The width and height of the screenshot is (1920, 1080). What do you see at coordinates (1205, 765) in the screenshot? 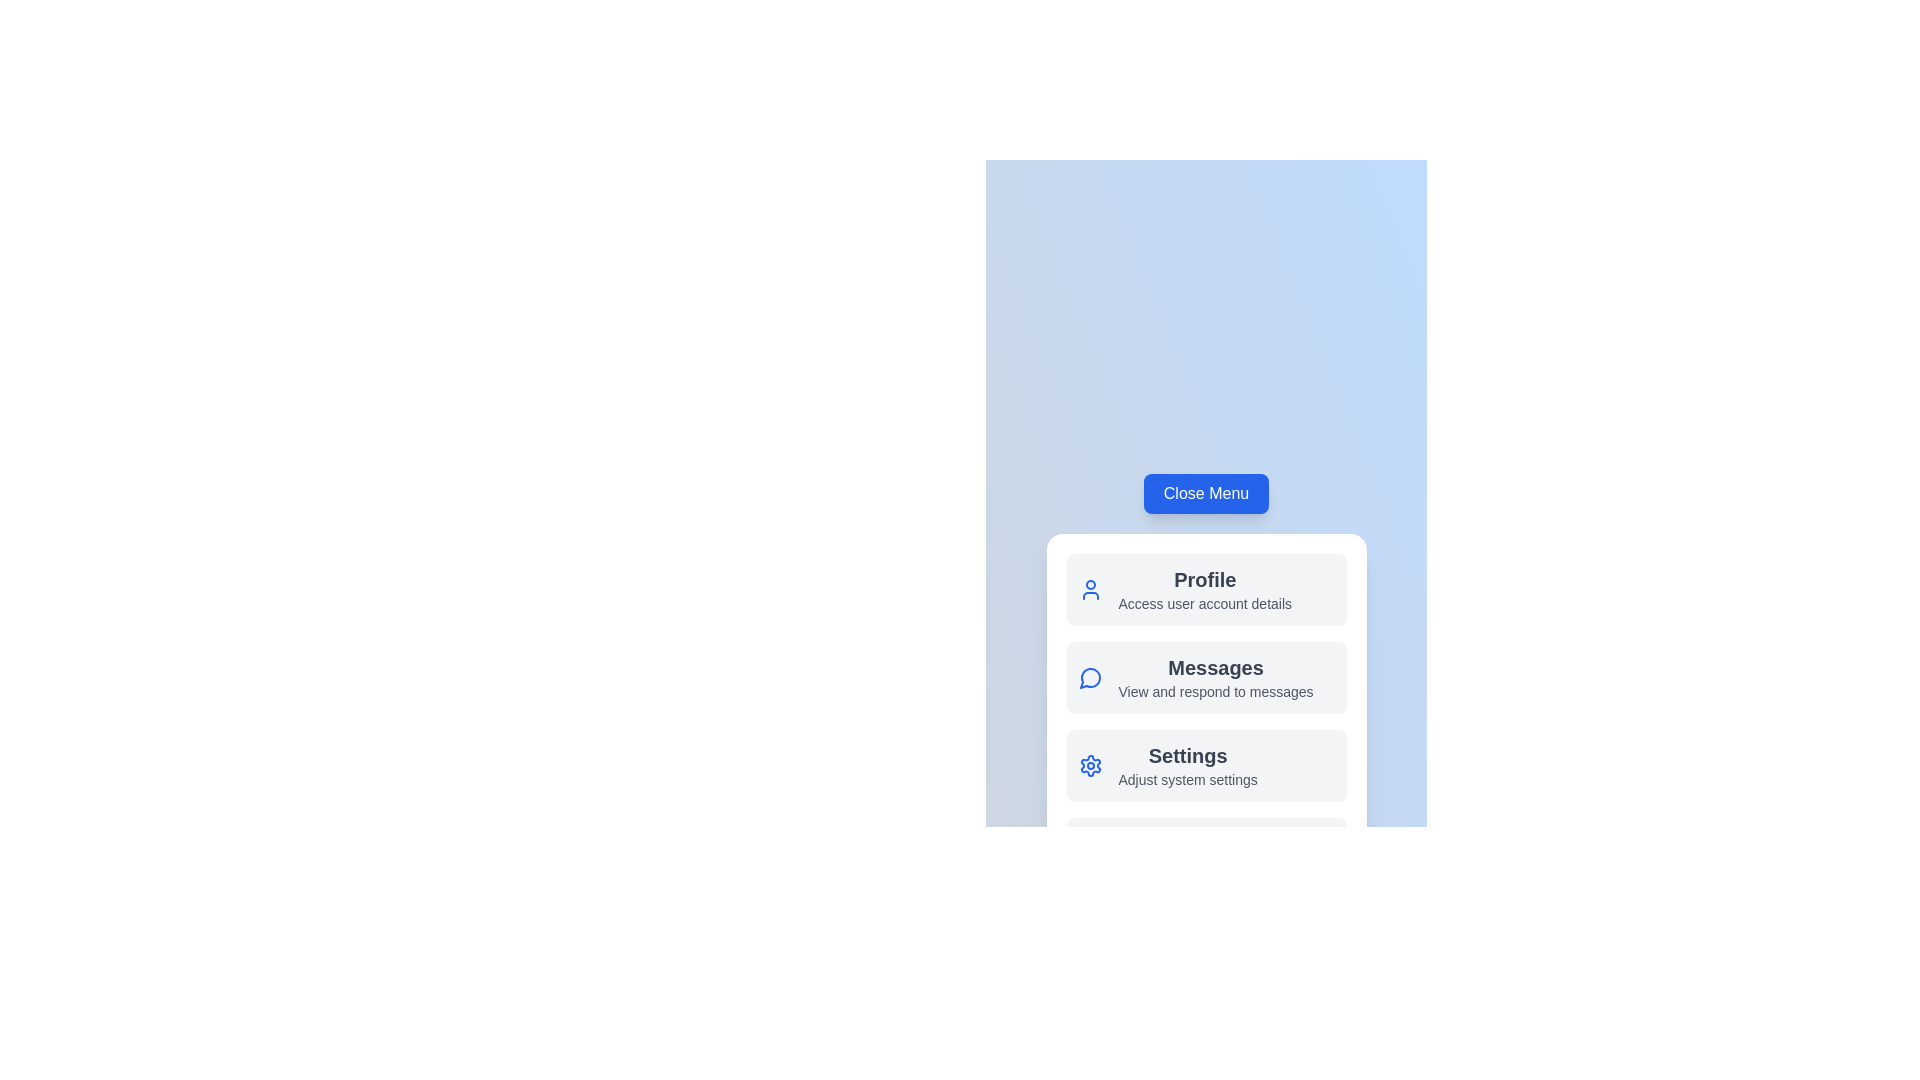
I see `the 'Settings' menu item to access the system settings` at bounding box center [1205, 765].